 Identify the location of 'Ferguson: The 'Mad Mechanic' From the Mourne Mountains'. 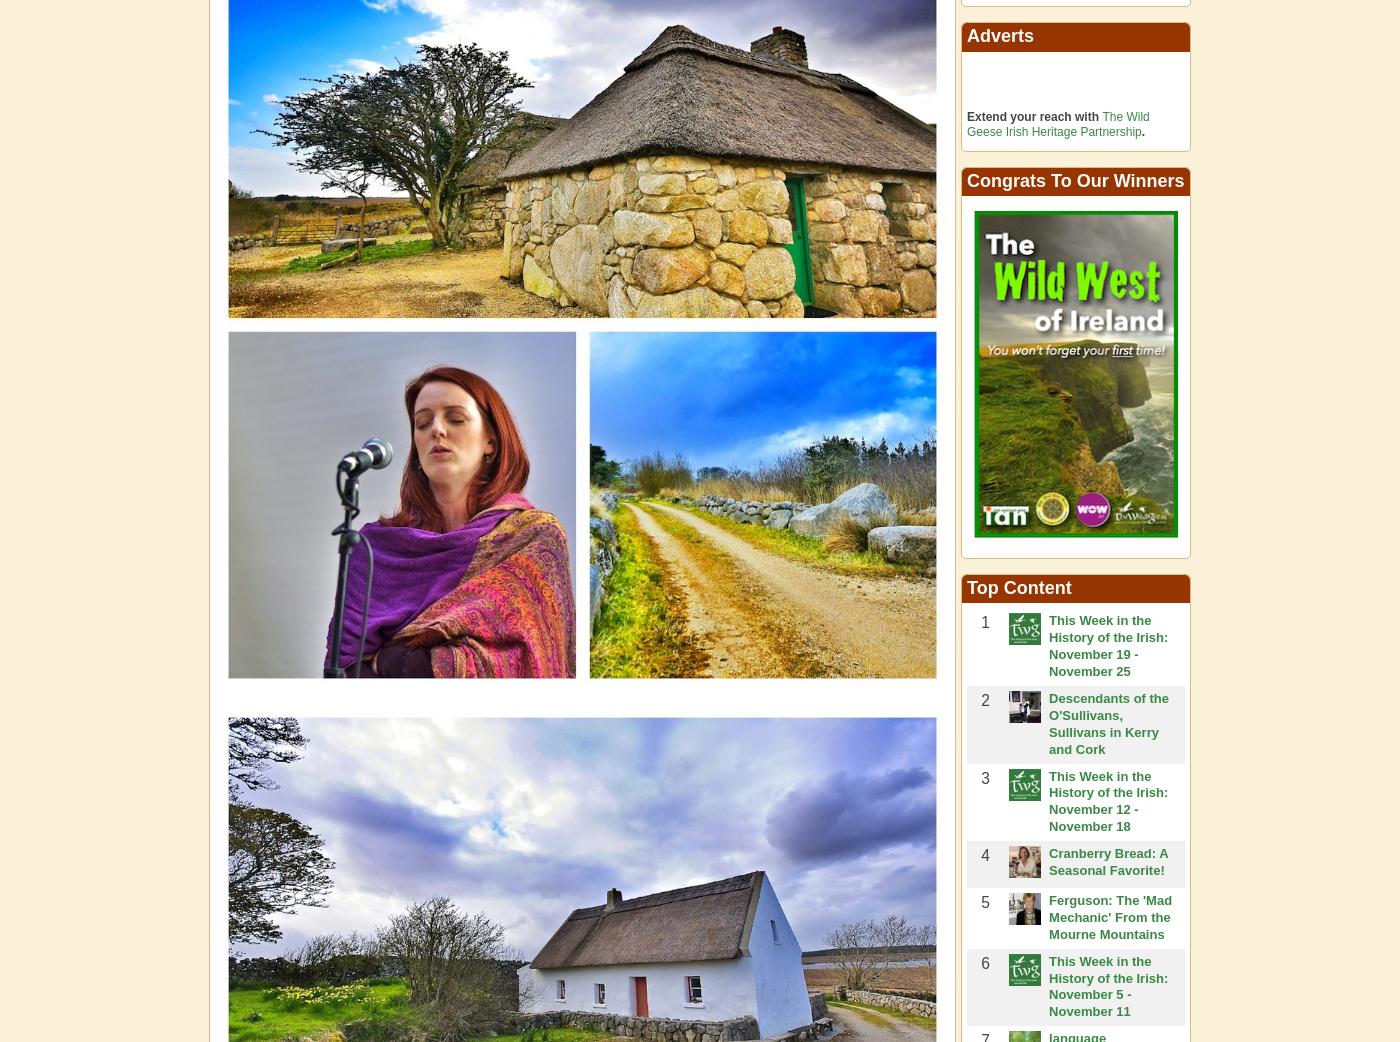
(1110, 915).